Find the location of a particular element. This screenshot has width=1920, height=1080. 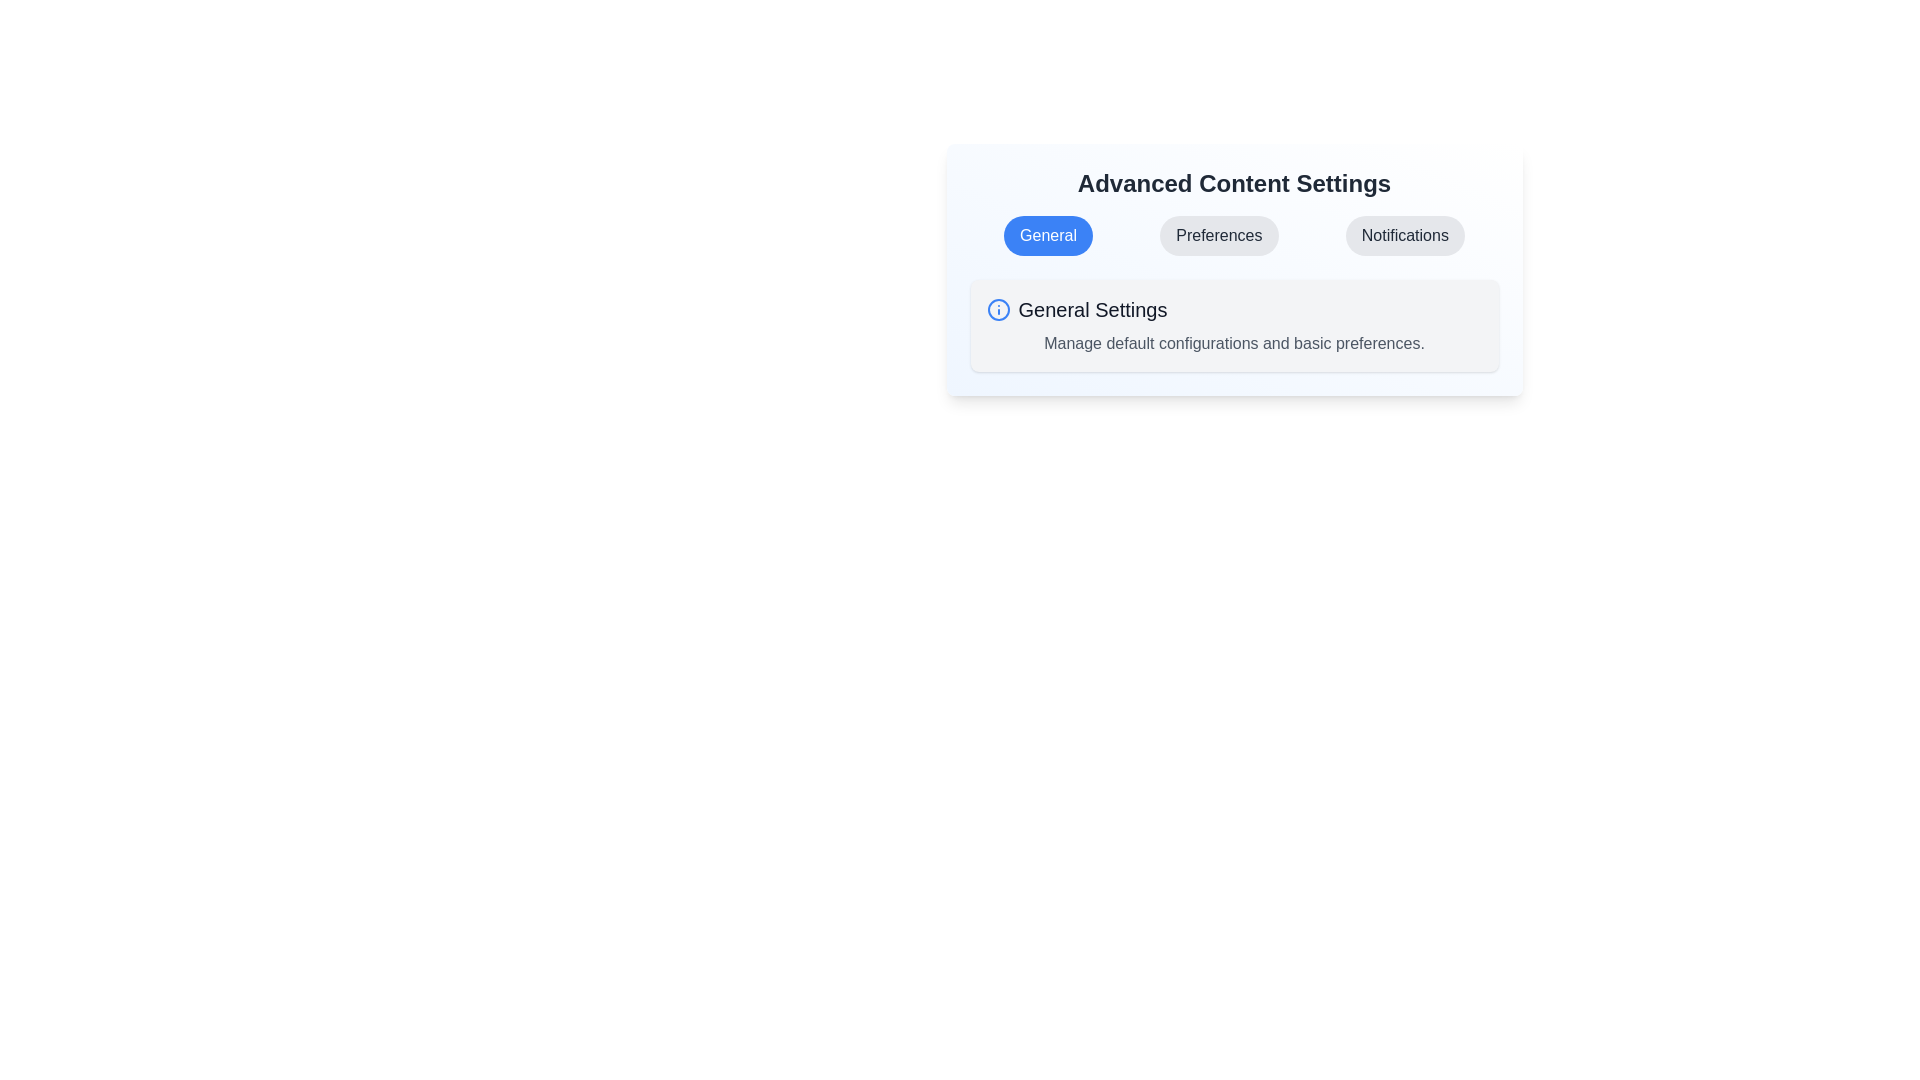

the 'Preferences' button in the horizontal group of selectable buttons below 'Advanced Content Settings' is located at coordinates (1233, 234).